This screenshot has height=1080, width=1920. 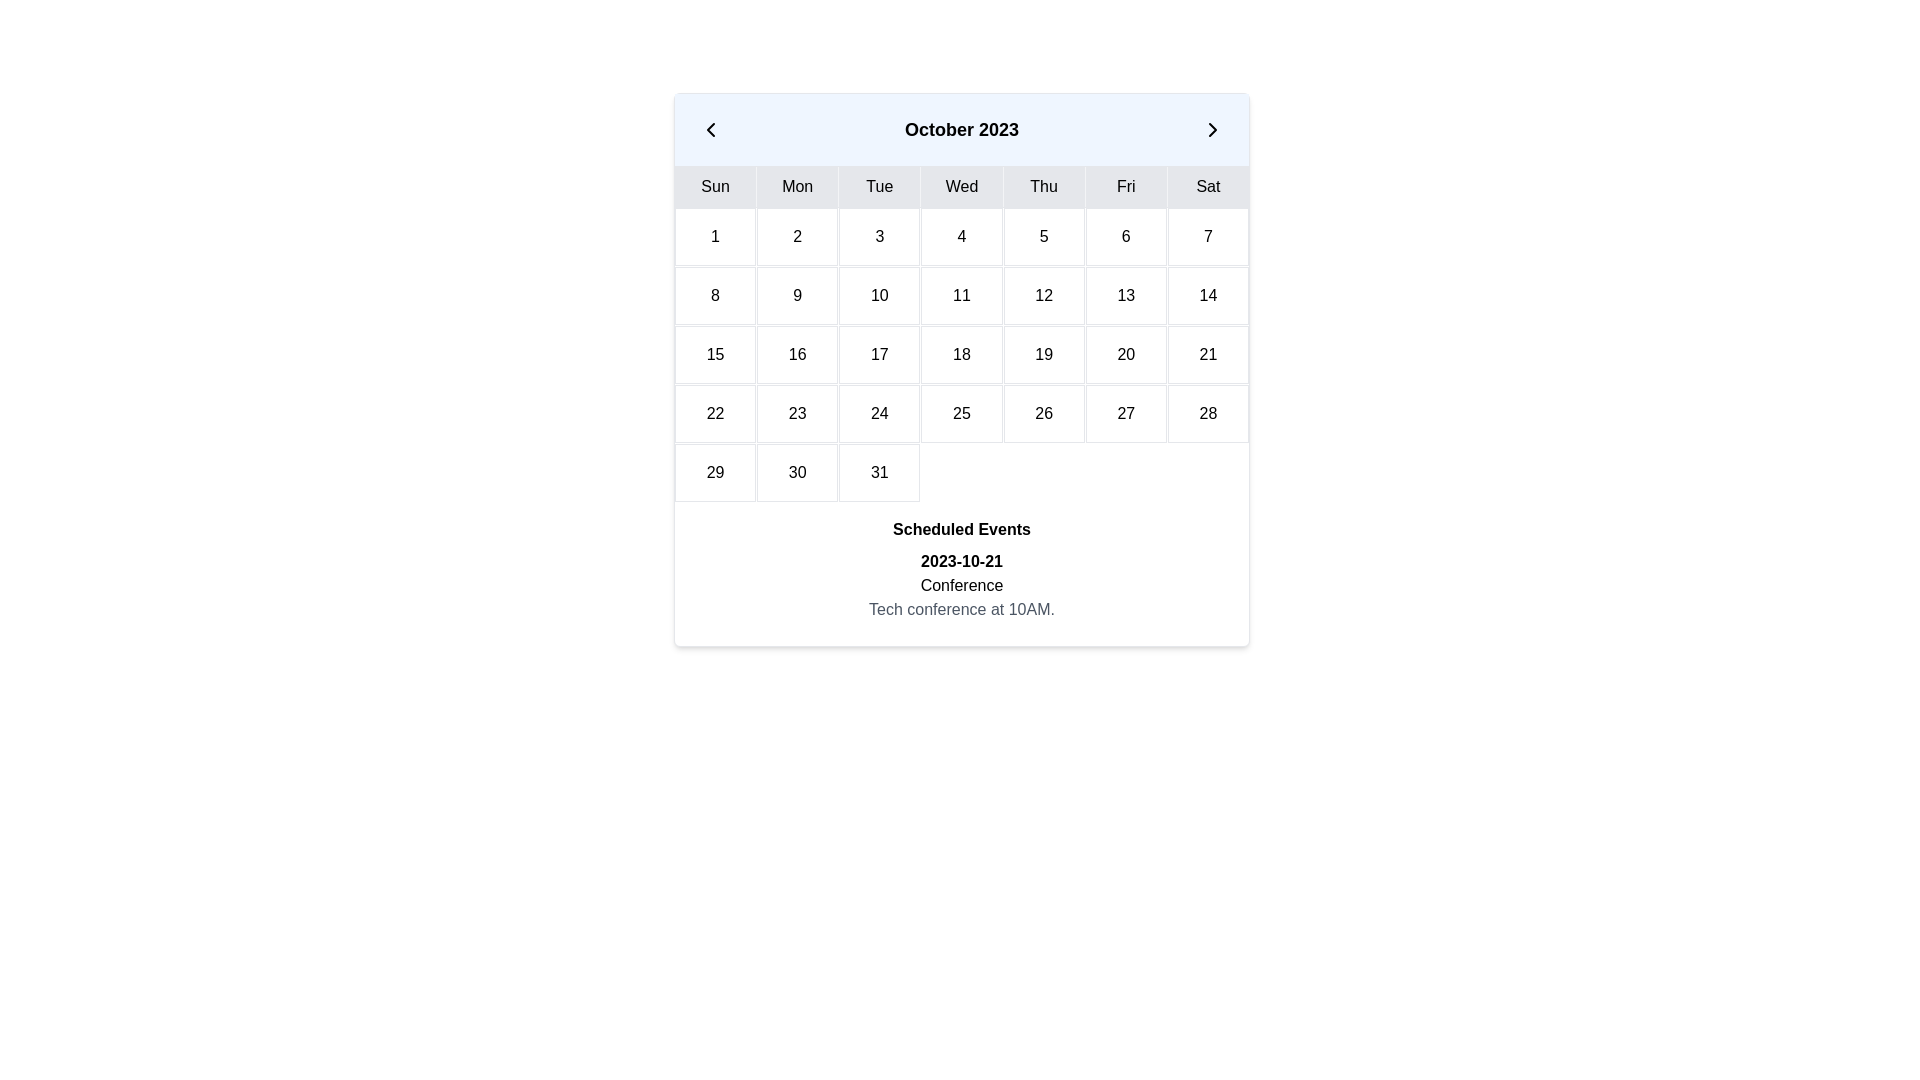 What do you see at coordinates (879, 353) in the screenshot?
I see `the Calendar Date Tile that displays the number '17'` at bounding box center [879, 353].